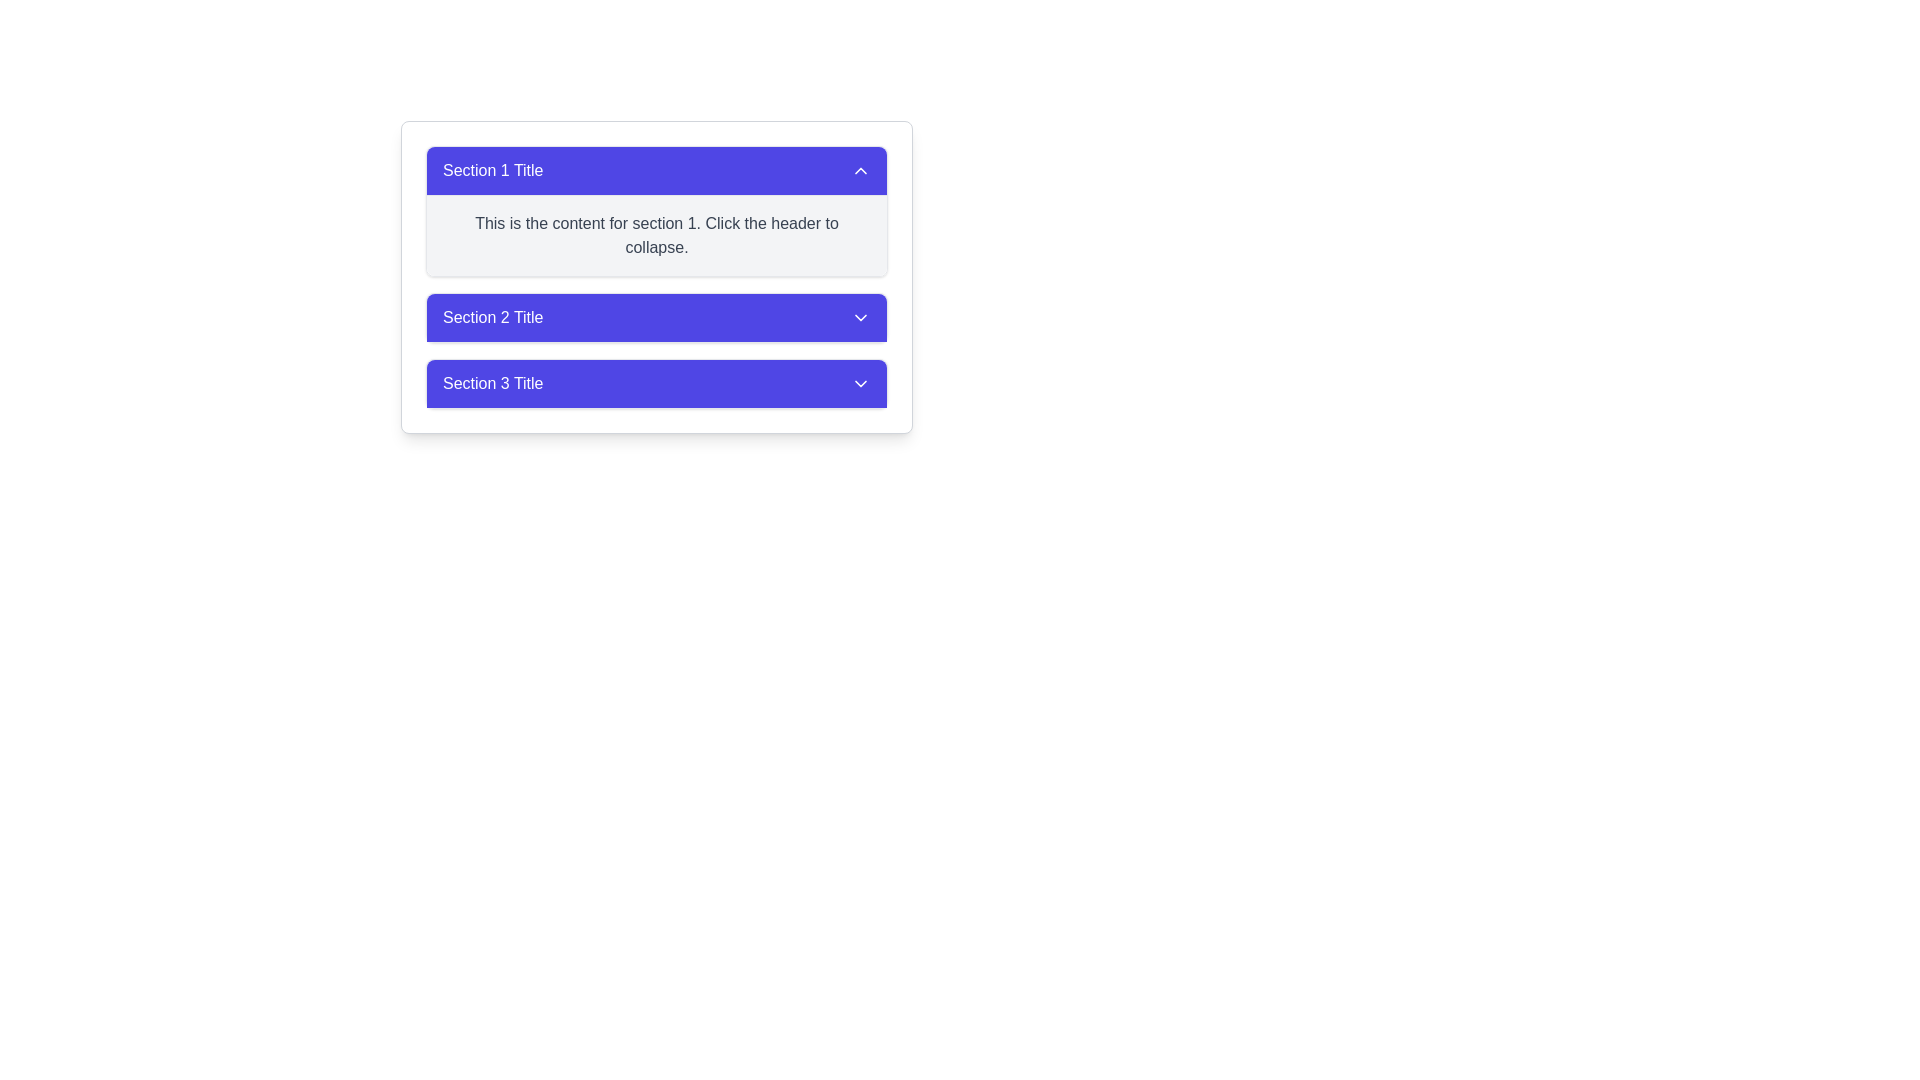 Image resolution: width=1920 pixels, height=1080 pixels. I want to click on the title text of the third collapsible section labeled 'Section 3', so click(493, 384).